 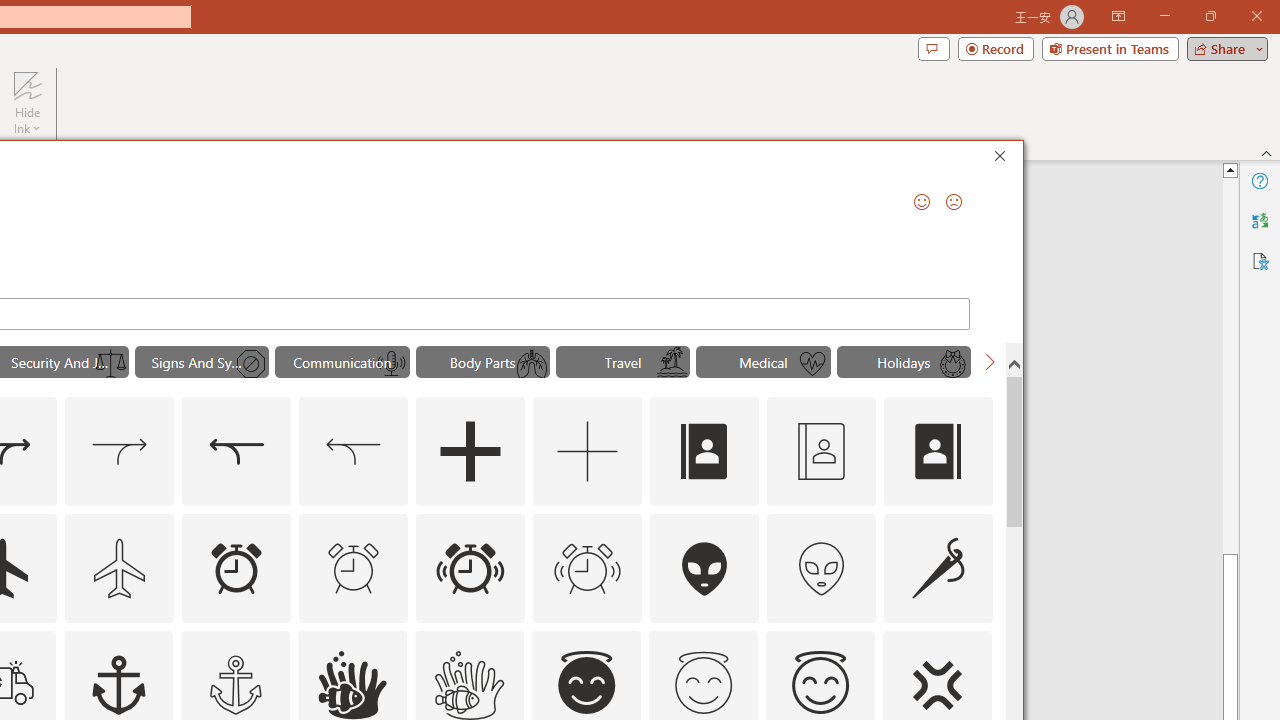 What do you see at coordinates (953, 201) in the screenshot?
I see `'Send a Frown'` at bounding box center [953, 201].